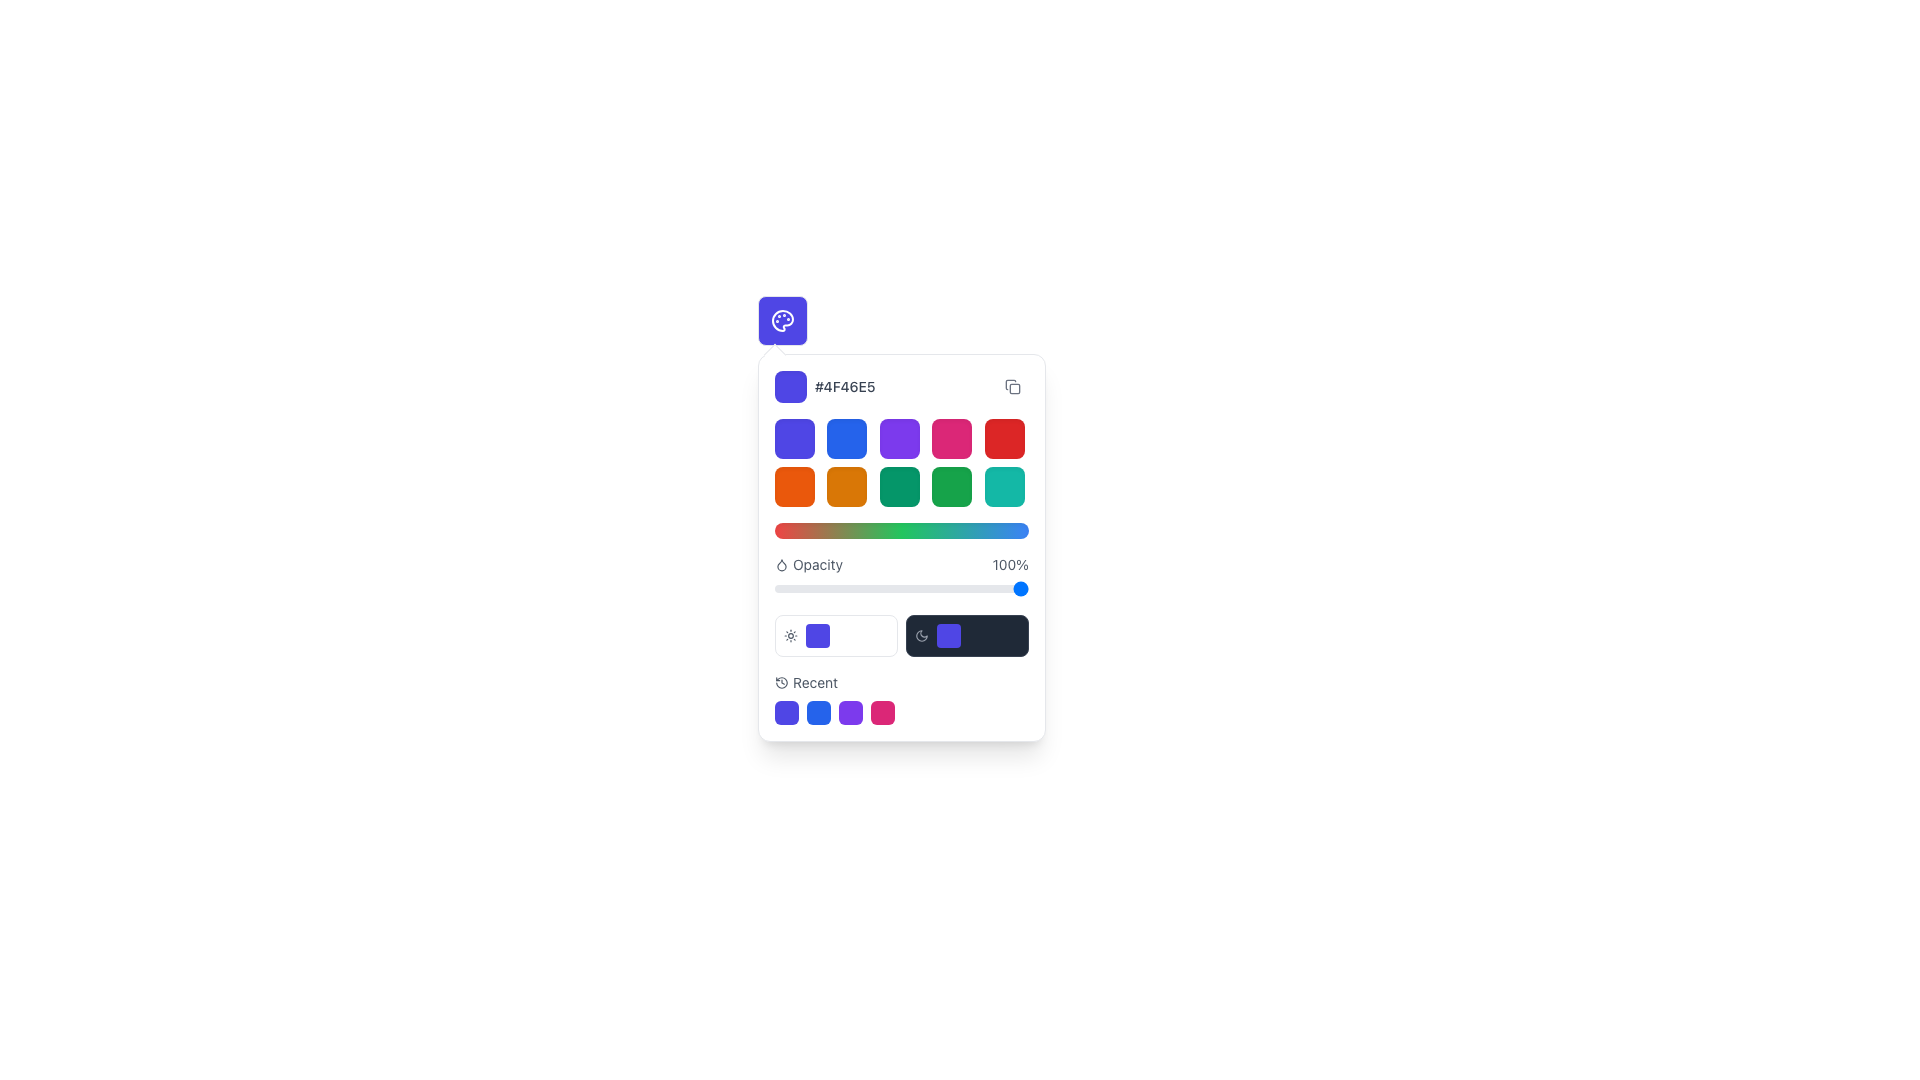 The image size is (1920, 1080). What do you see at coordinates (926, 588) in the screenshot?
I see `opacity` at bounding box center [926, 588].